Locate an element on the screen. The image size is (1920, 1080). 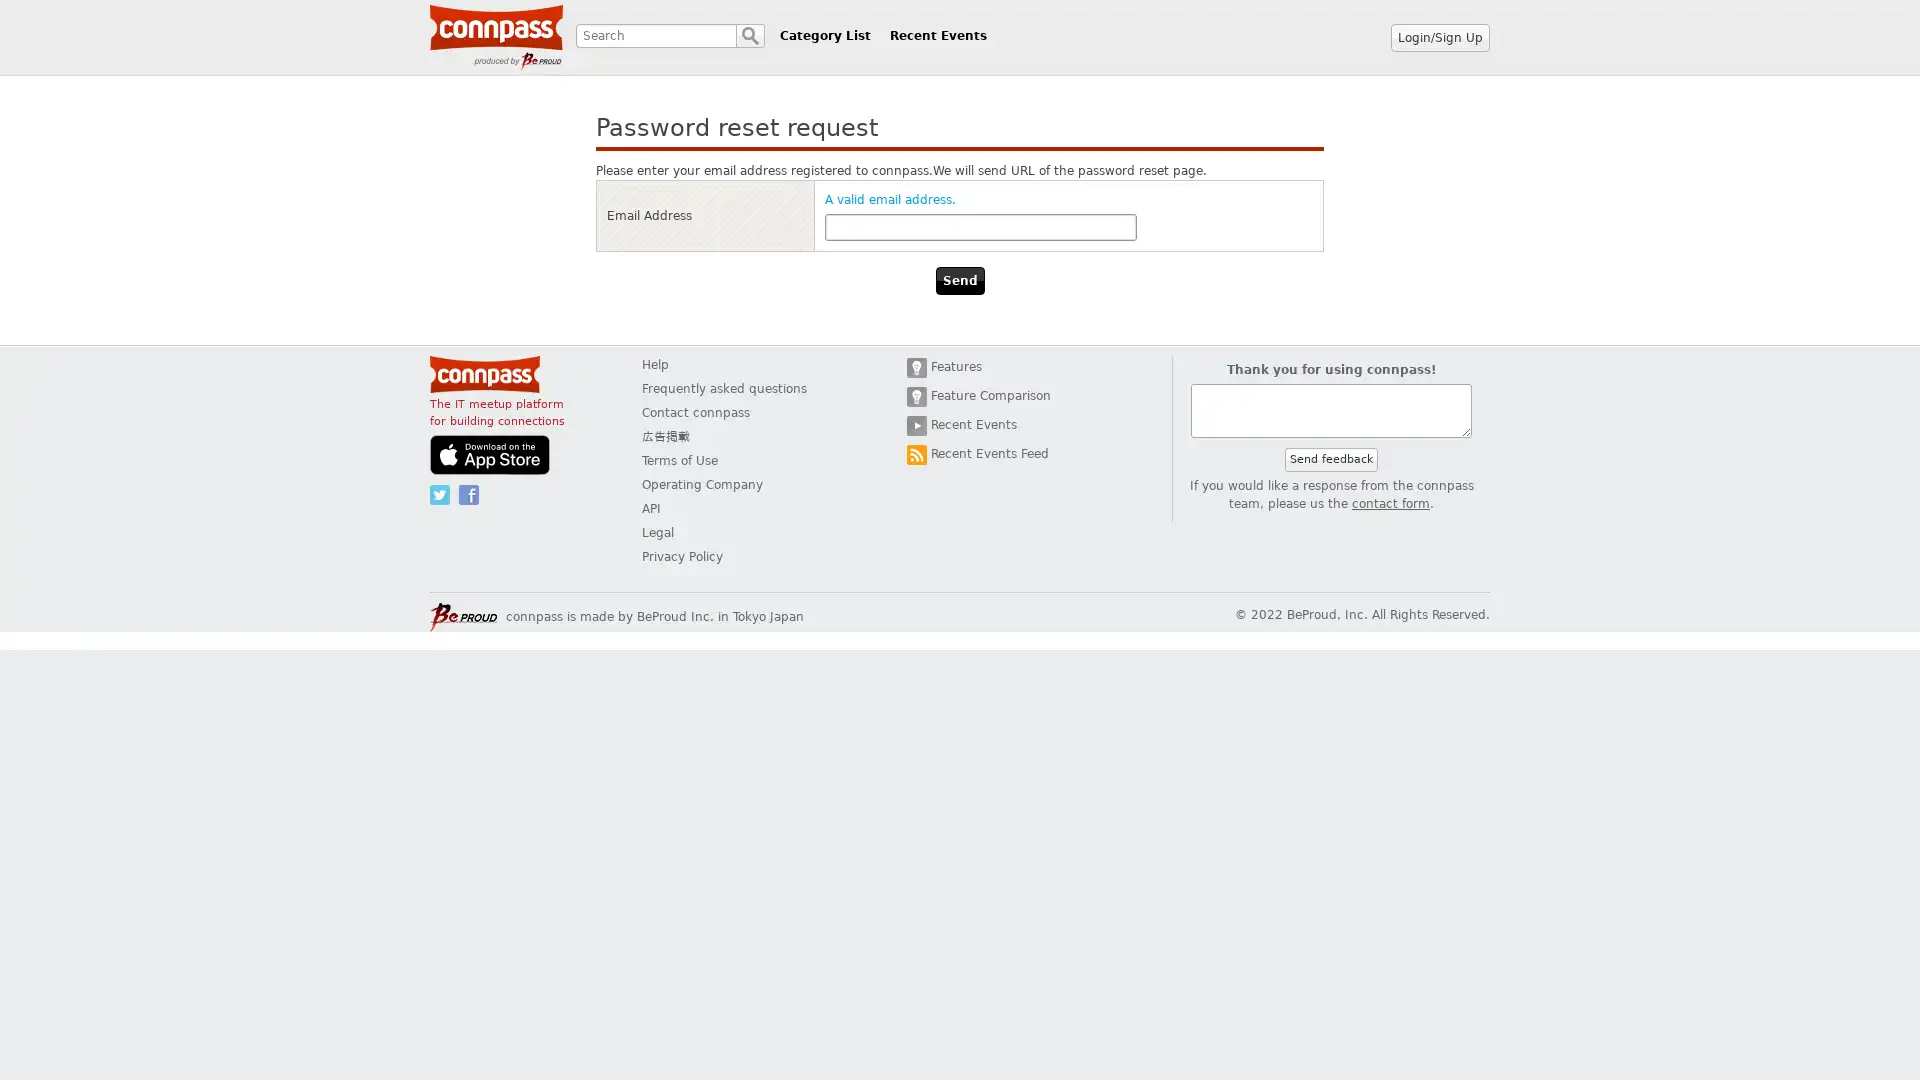
Search is located at coordinates (749, 35).